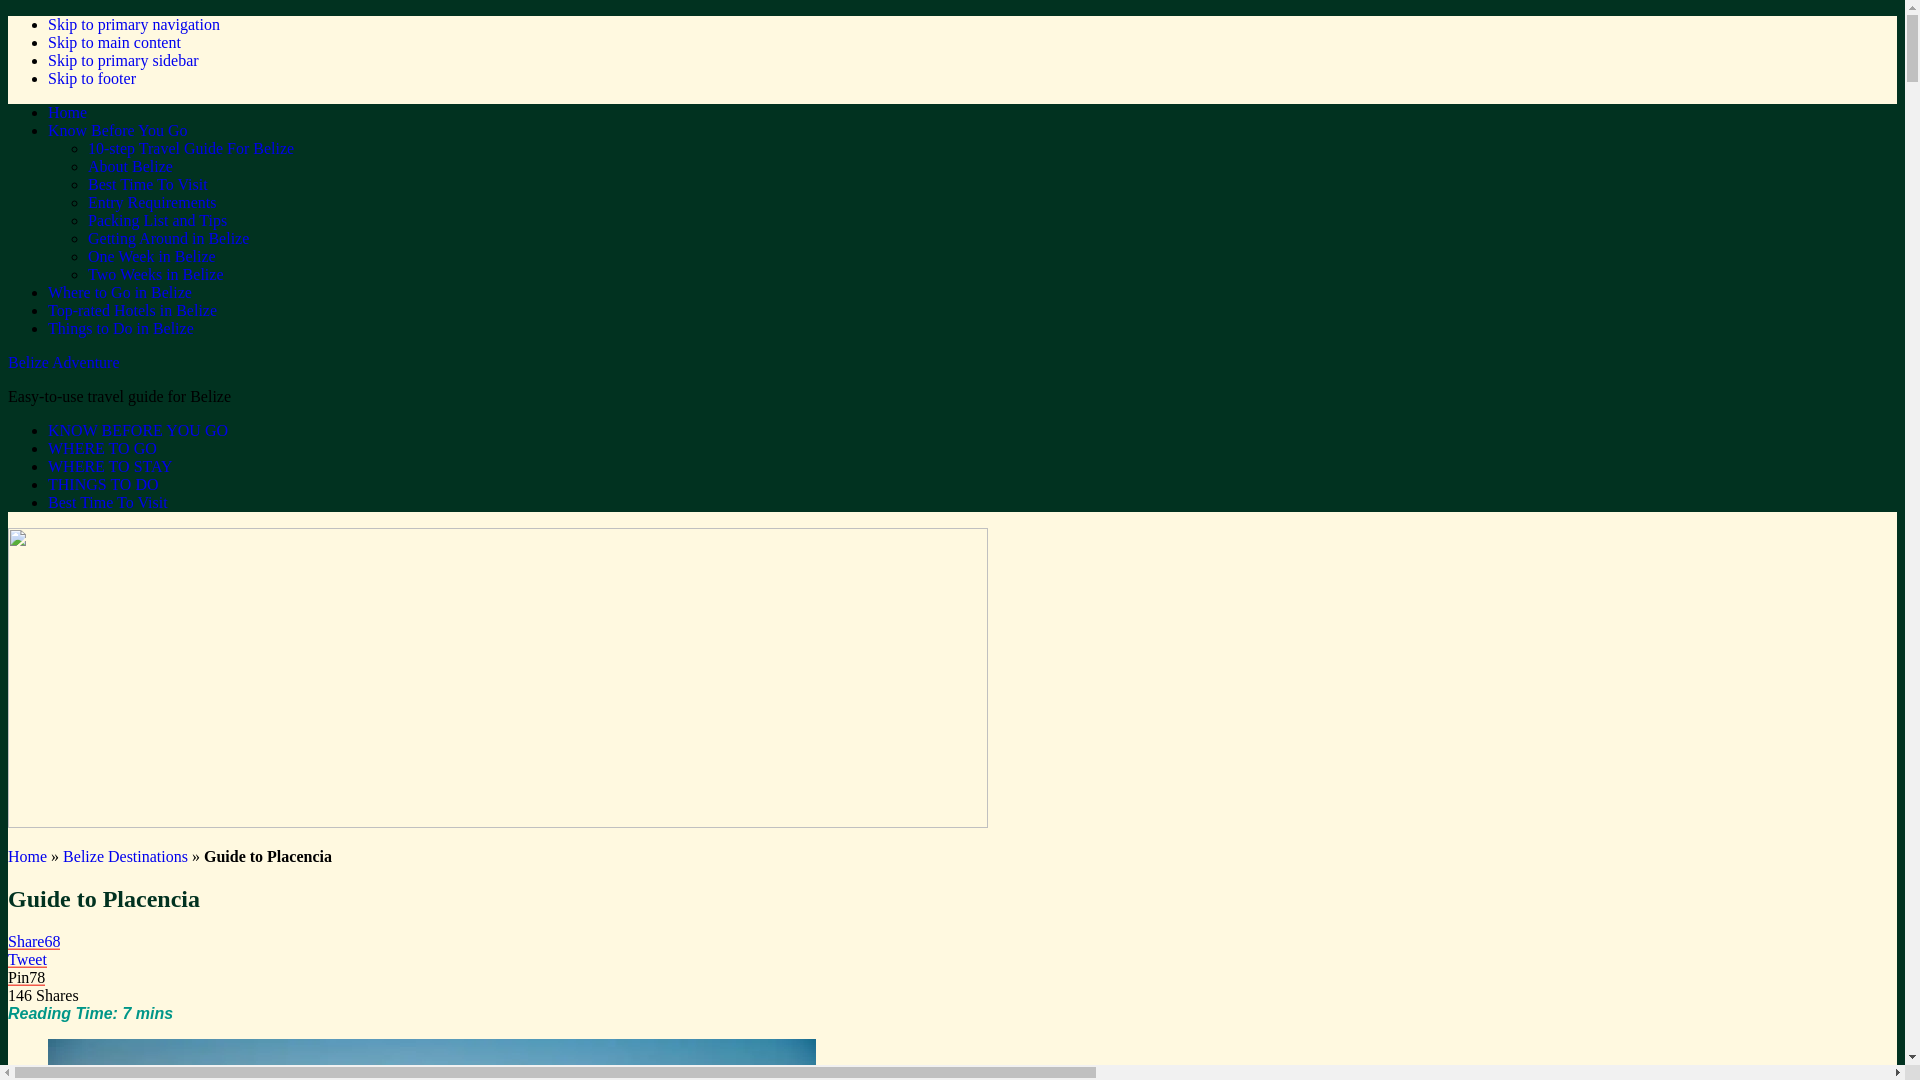  Describe the element at coordinates (27, 958) in the screenshot. I see `'Tweet'` at that location.